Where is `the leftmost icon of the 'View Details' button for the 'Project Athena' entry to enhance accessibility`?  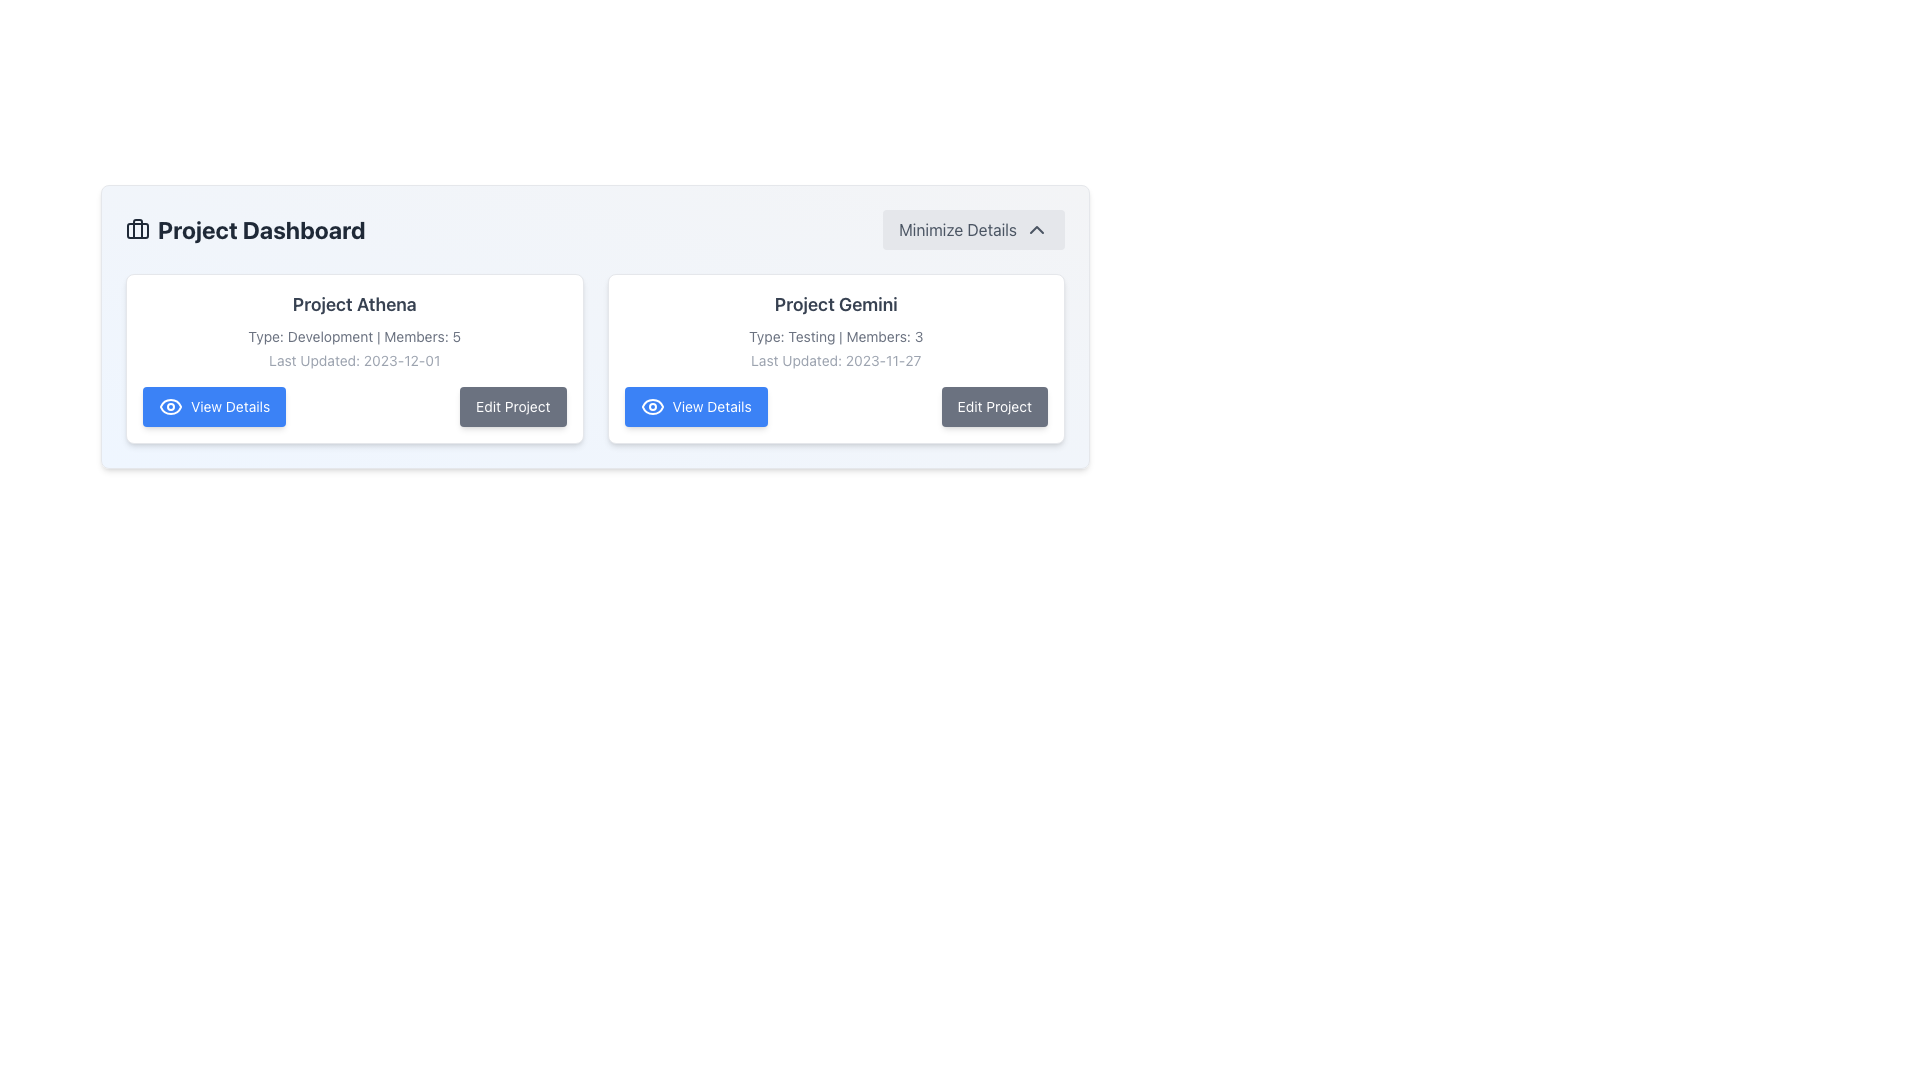 the leftmost icon of the 'View Details' button for the 'Project Athena' entry to enhance accessibility is located at coordinates (171, 406).